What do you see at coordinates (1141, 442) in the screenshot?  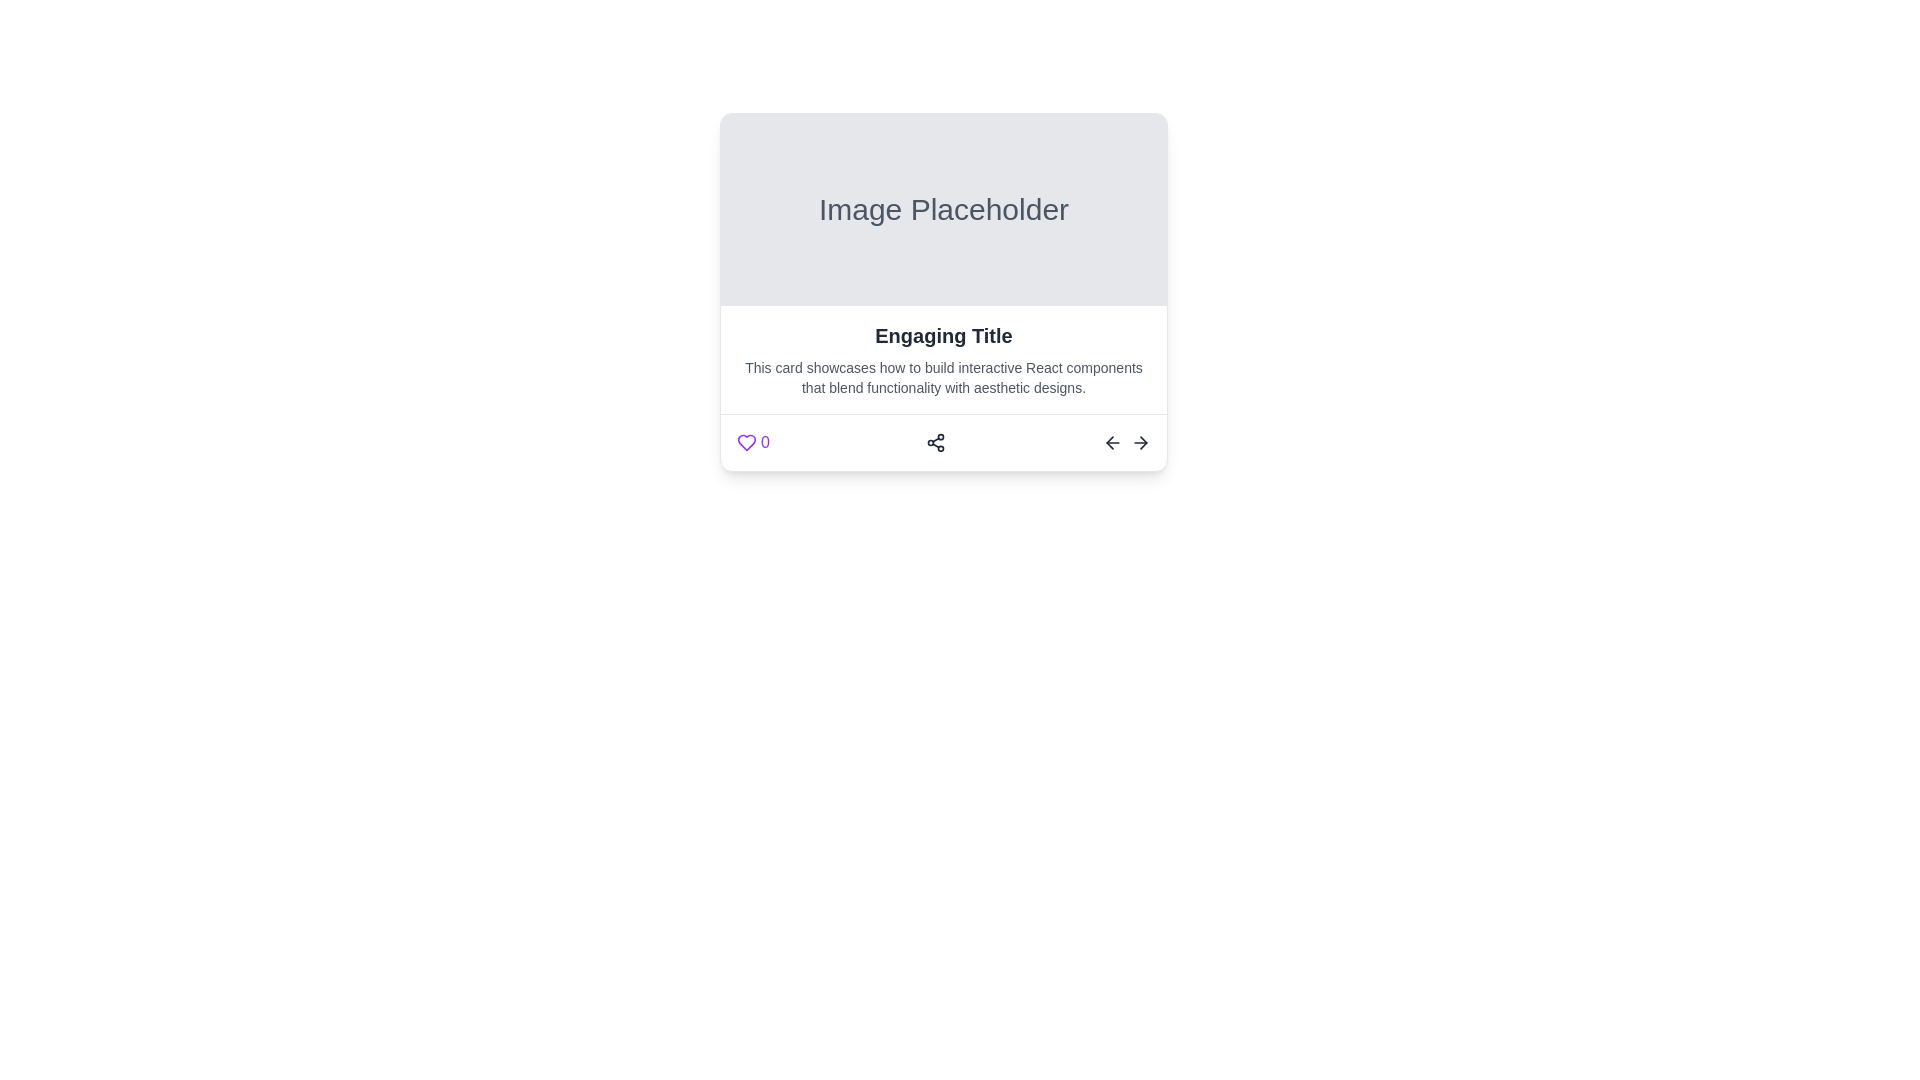 I see `the right-facing arrow button, which is a minimalist dark gray icon located in the bottom right corner of the card, to indicate interactivity` at bounding box center [1141, 442].